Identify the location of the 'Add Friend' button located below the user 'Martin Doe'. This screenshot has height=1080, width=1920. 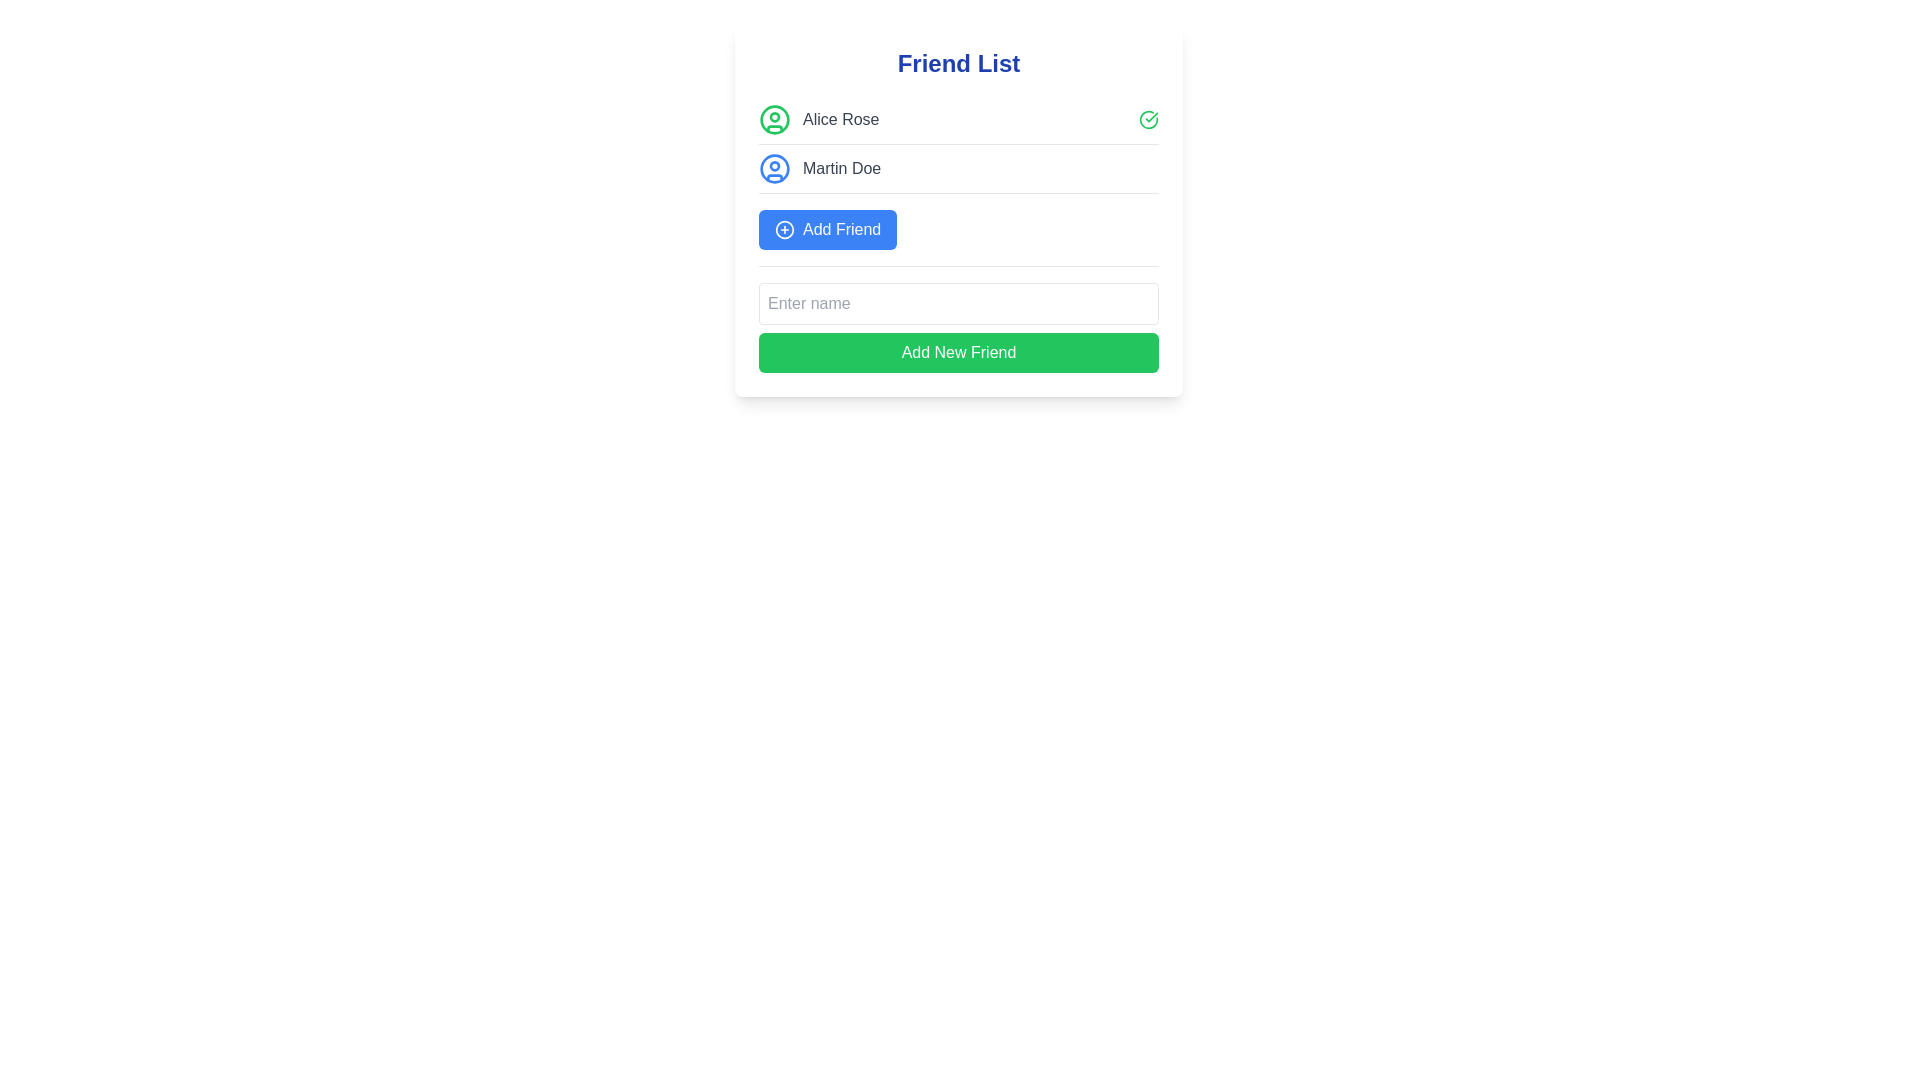
(828, 229).